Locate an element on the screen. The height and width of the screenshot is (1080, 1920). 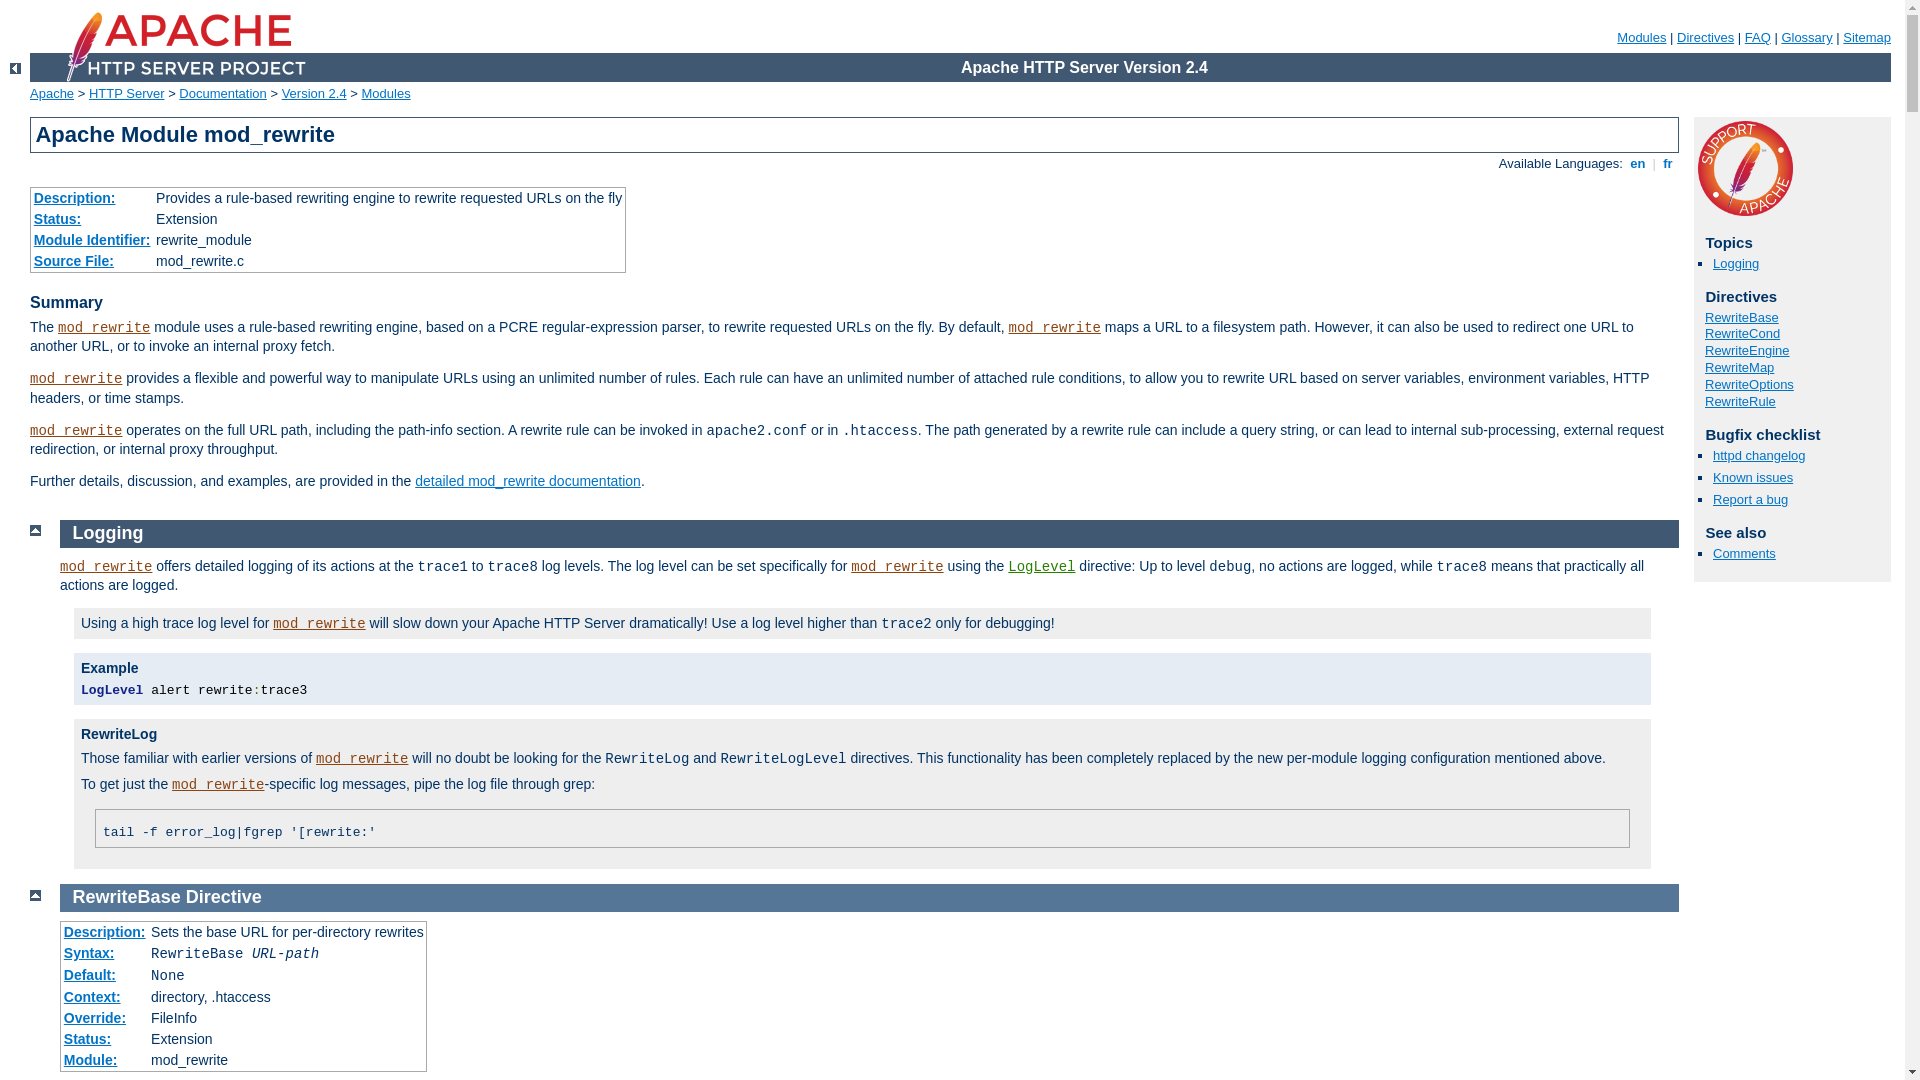
'mod_rewrite' is located at coordinates (317, 623).